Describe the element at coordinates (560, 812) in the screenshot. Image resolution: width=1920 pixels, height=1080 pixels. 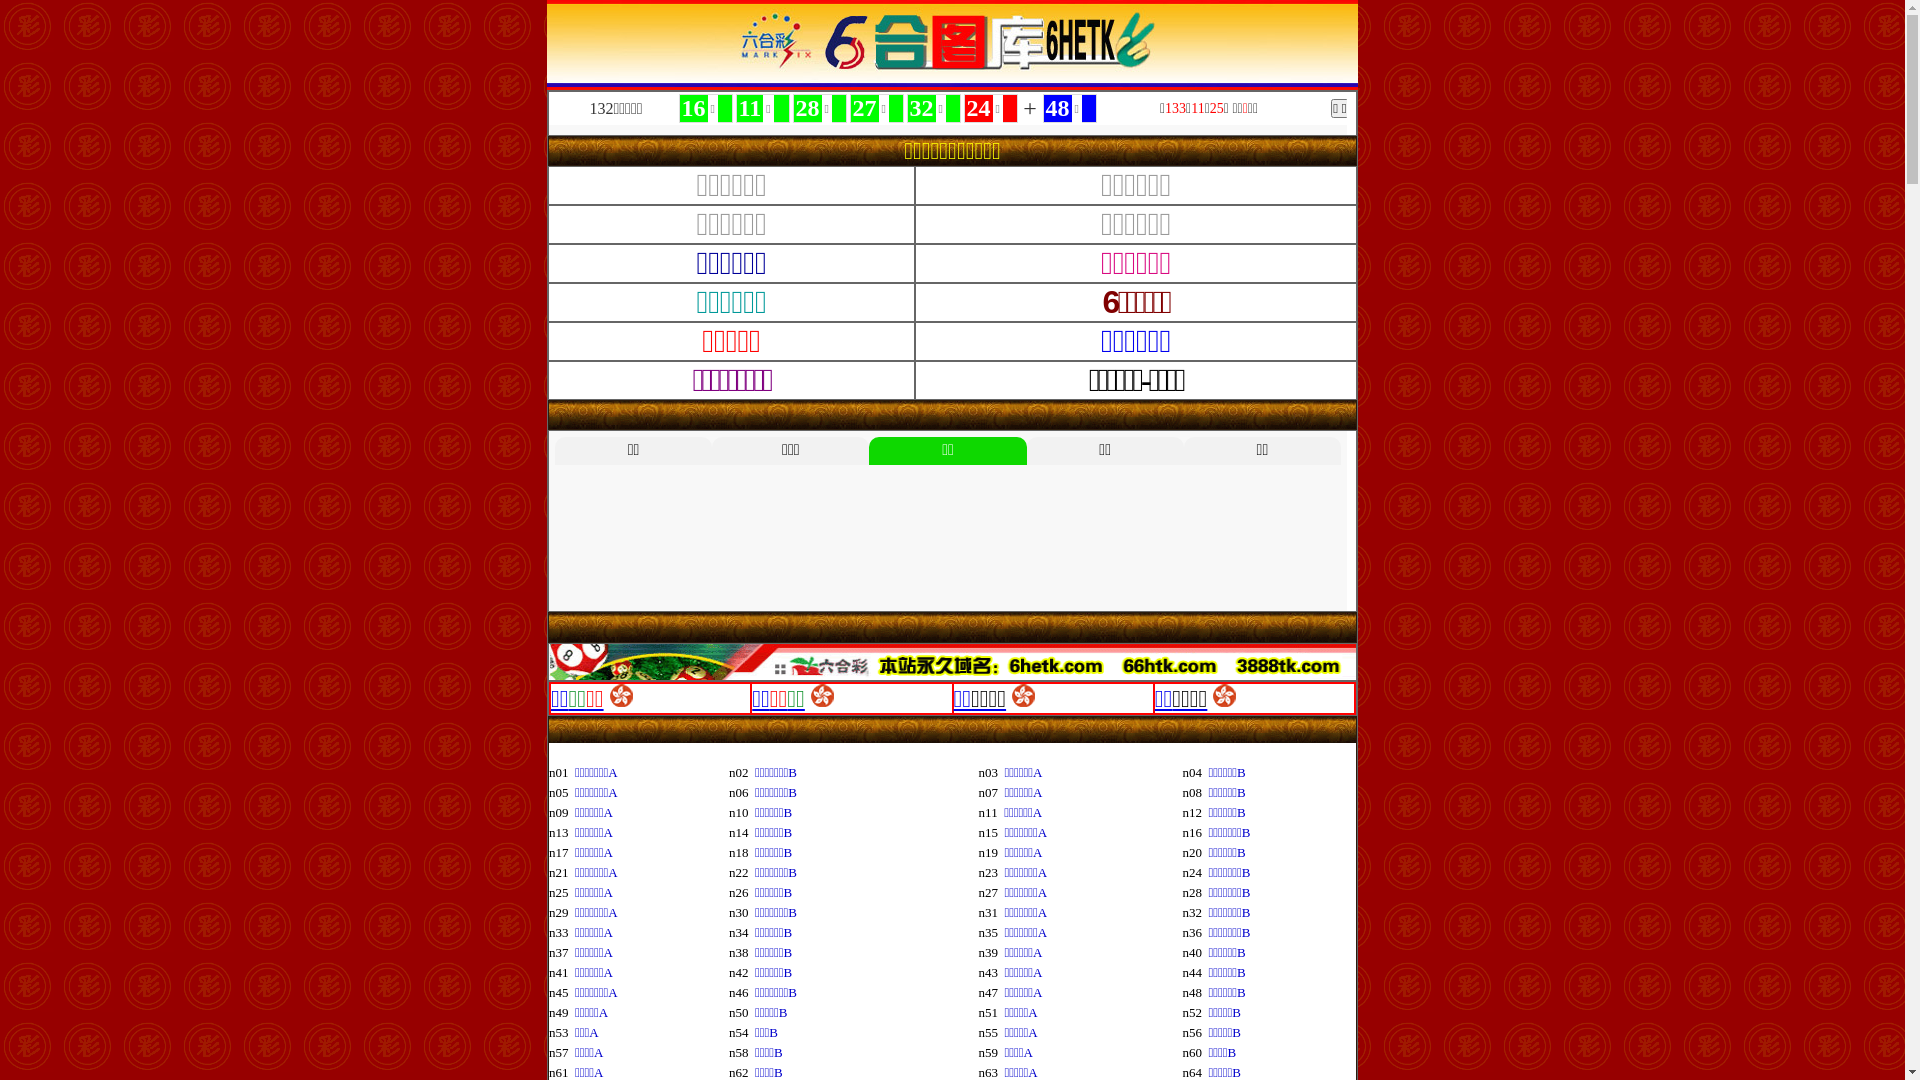
I see `'n09 '` at that location.